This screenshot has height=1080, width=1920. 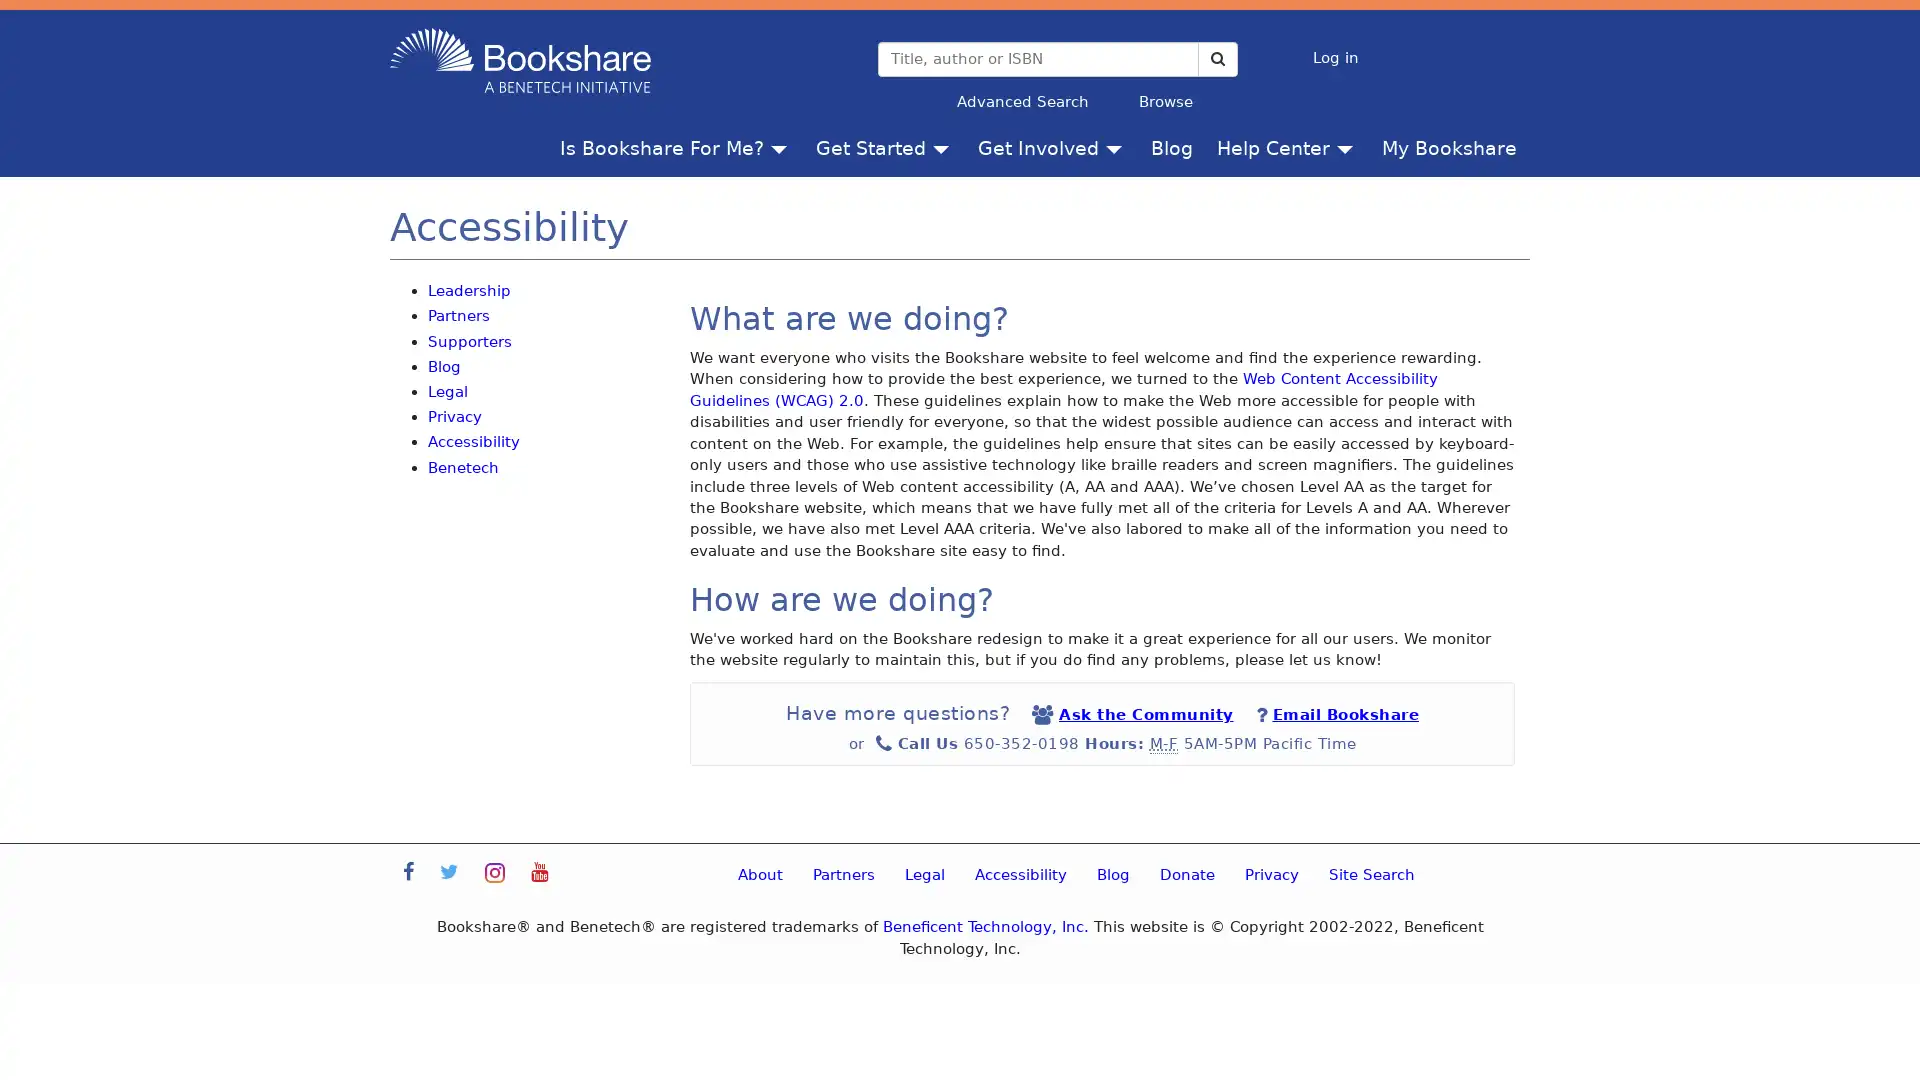 What do you see at coordinates (1349, 146) in the screenshot?
I see `Help Center menu` at bounding box center [1349, 146].